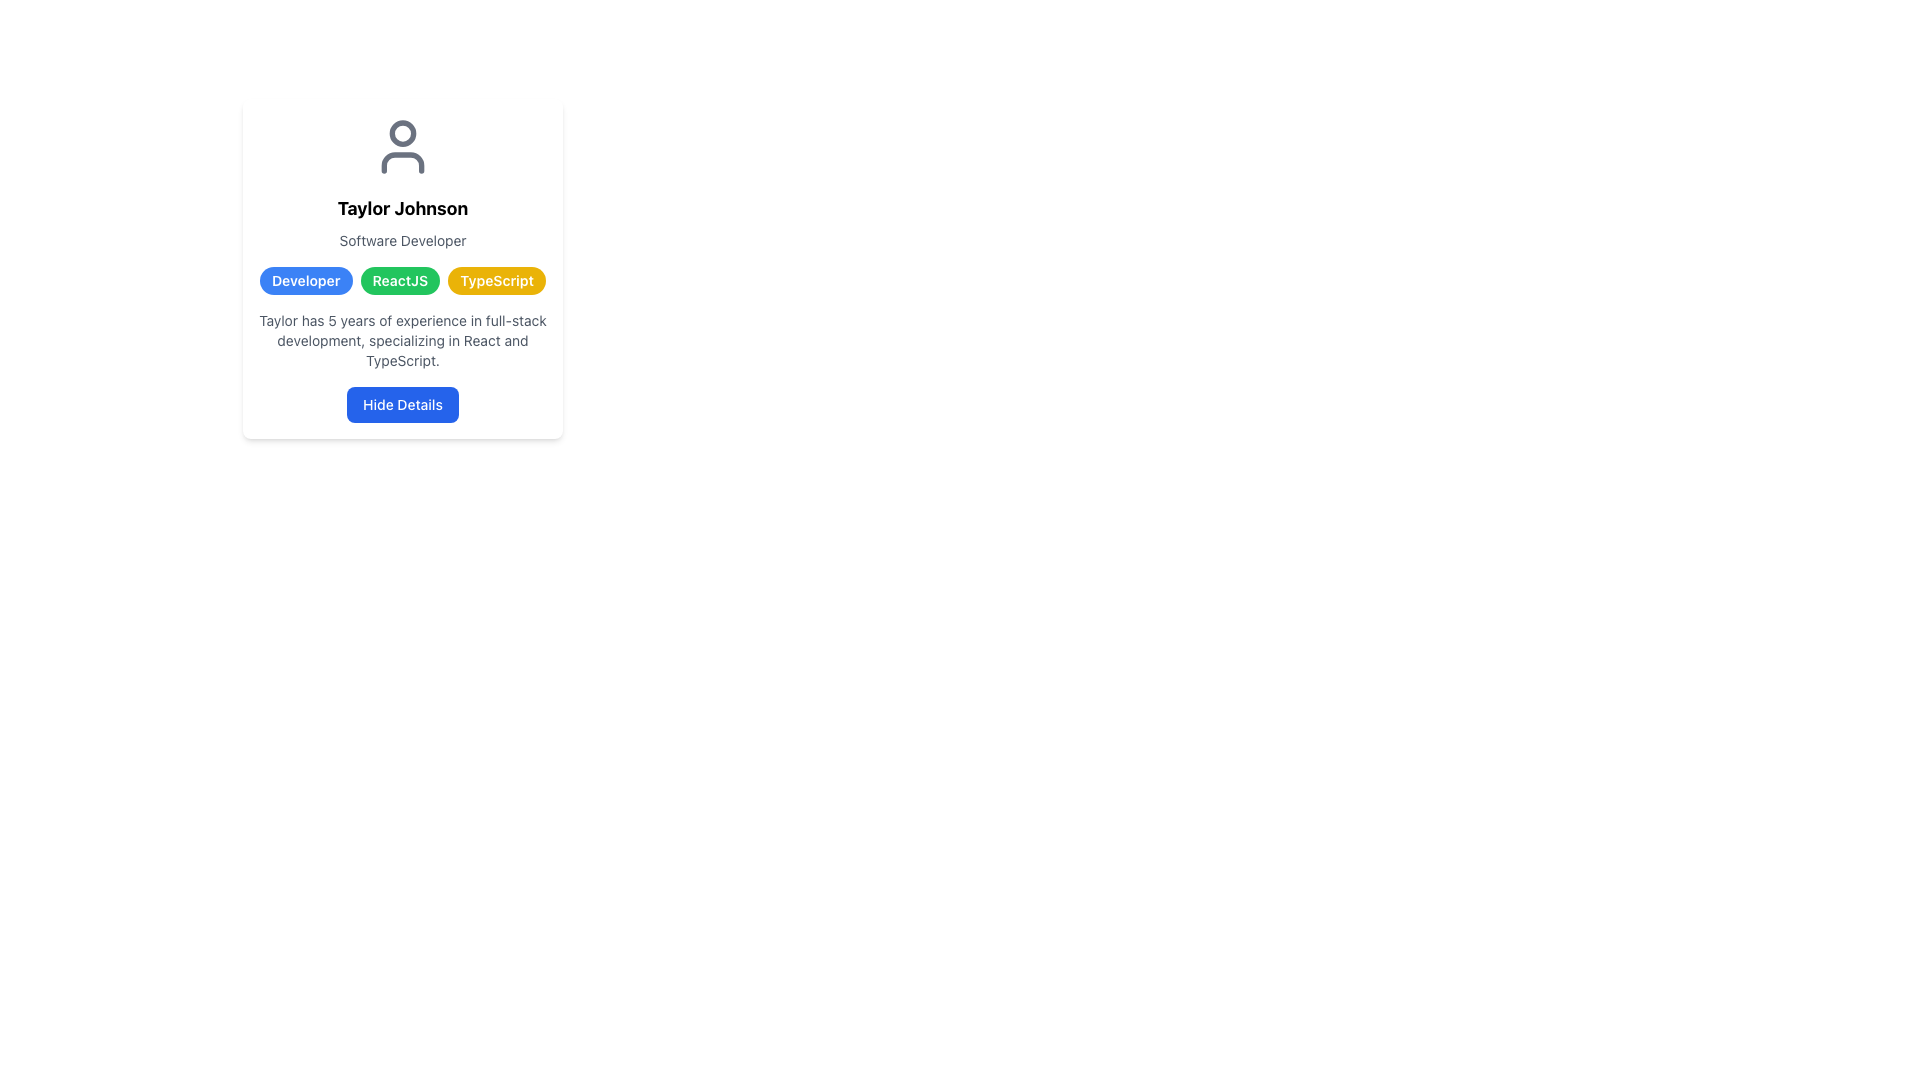  I want to click on the button at the bottom of the card that toggles the visibility of additional information about 'Taylor has 5 years of experience...' to hide the details, so click(402, 405).